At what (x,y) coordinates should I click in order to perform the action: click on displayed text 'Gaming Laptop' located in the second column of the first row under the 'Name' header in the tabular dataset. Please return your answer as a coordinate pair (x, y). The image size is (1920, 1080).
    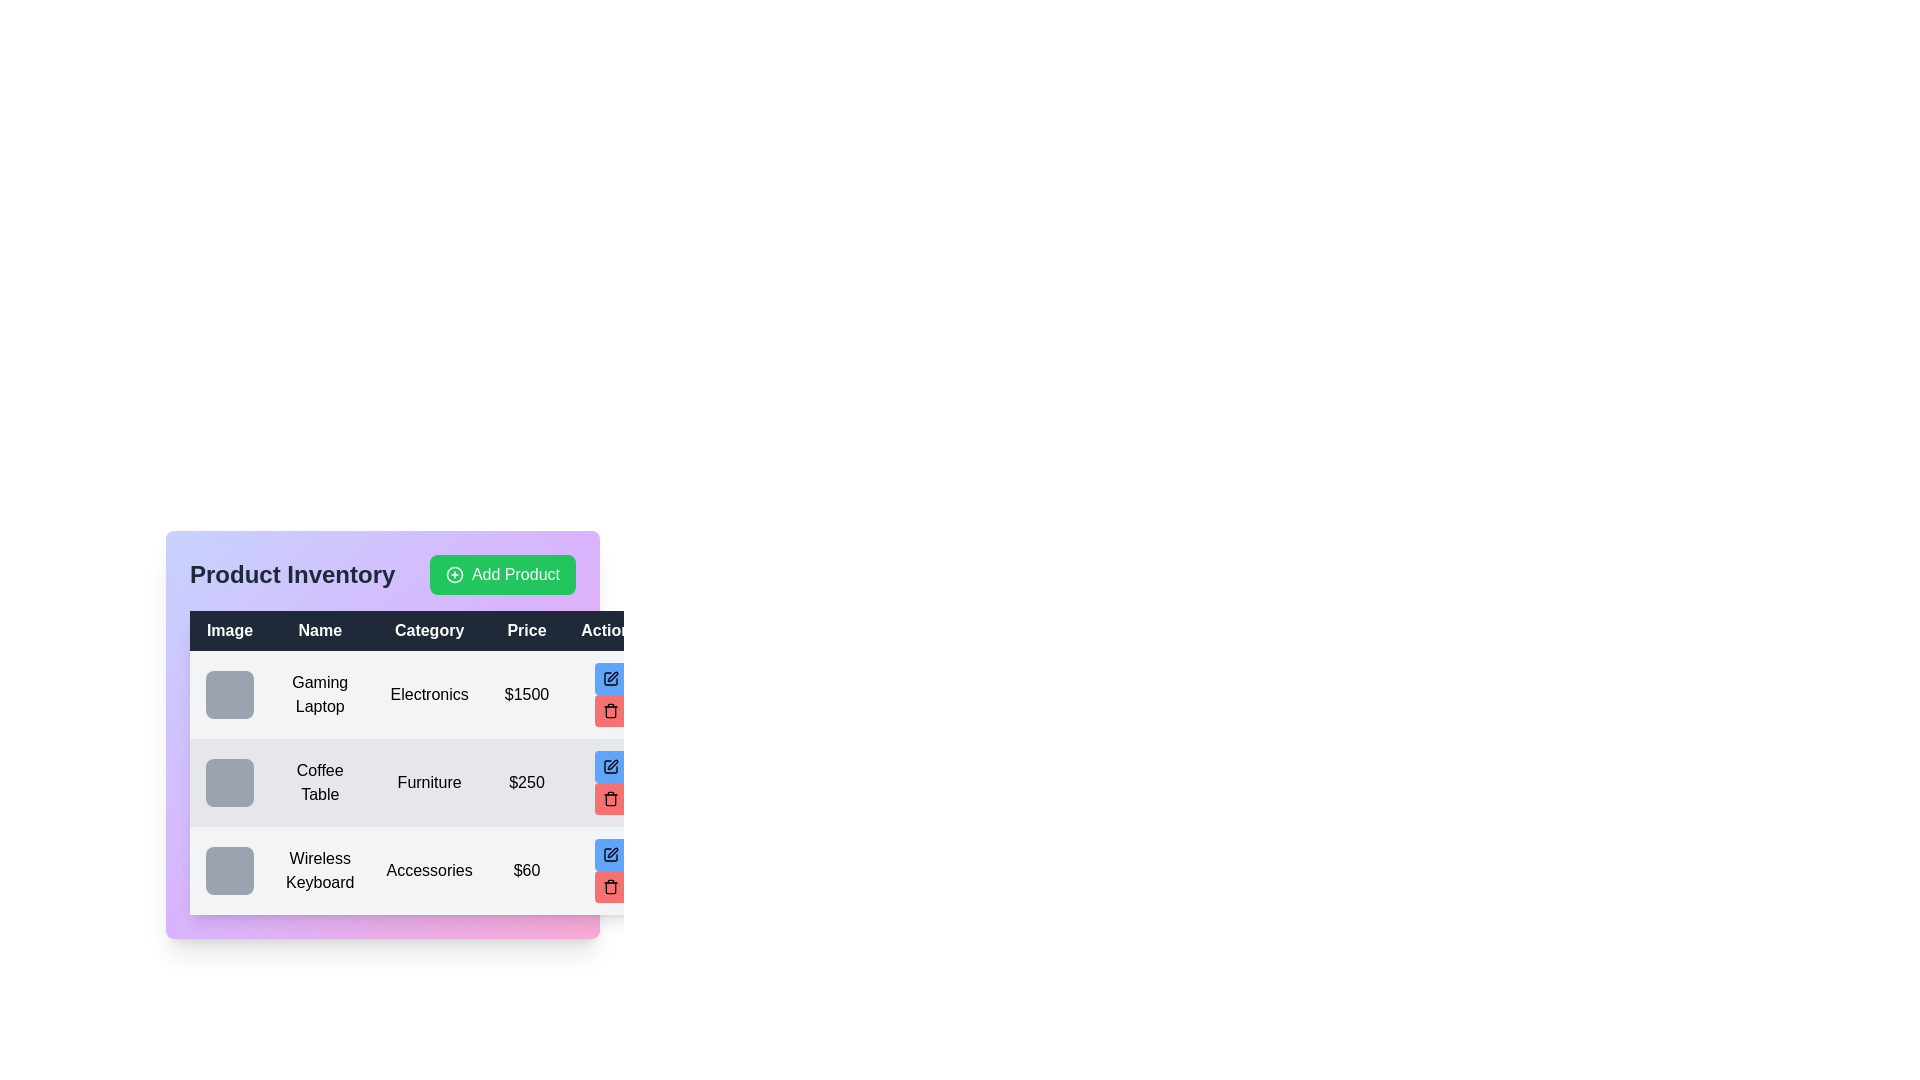
    Looking at the image, I should click on (320, 693).